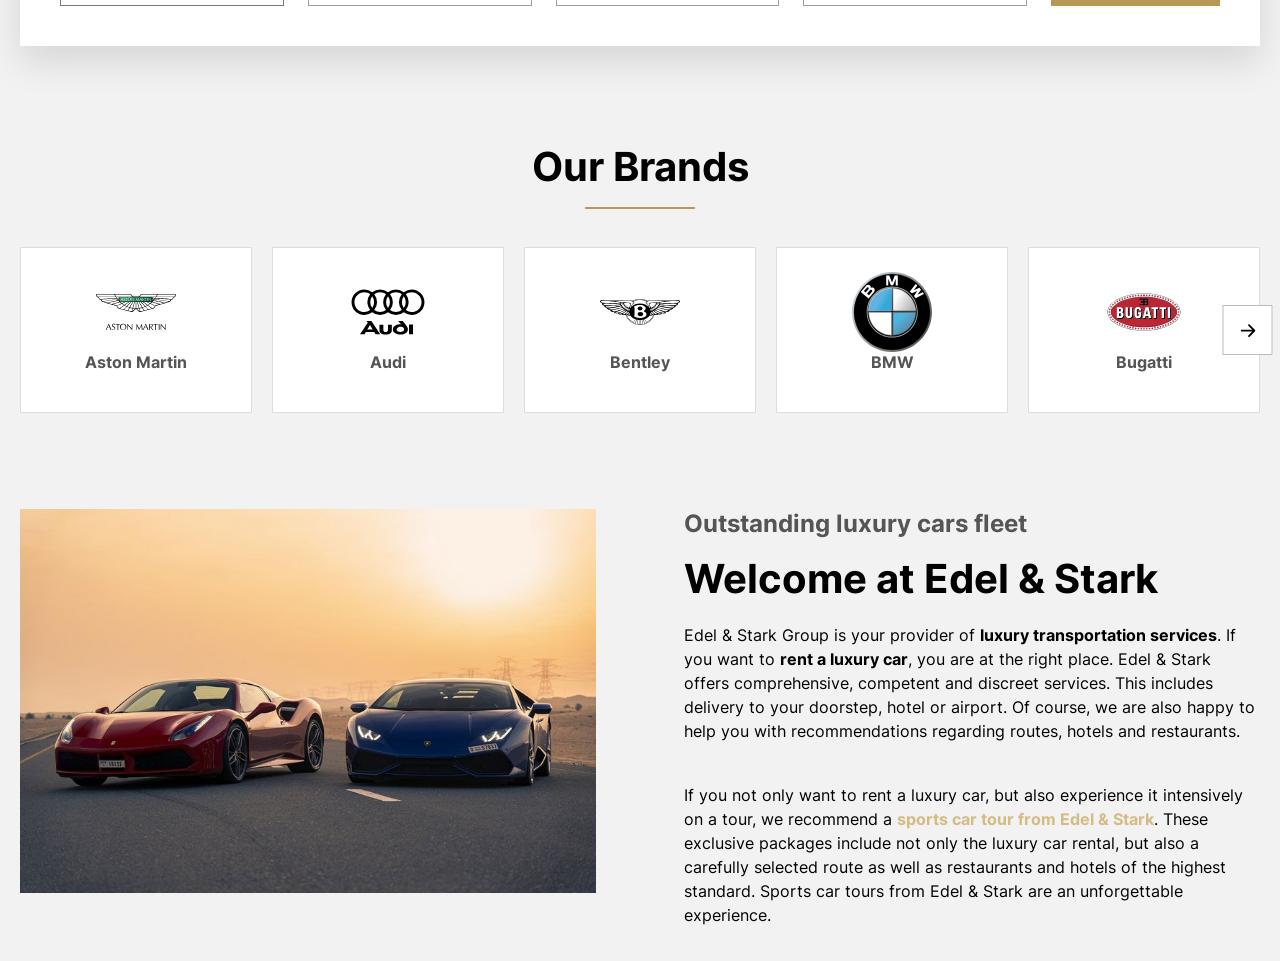 The width and height of the screenshot is (1280, 961). What do you see at coordinates (1144, 361) in the screenshot?
I see `'Bugatti'` at bounding box center [1144, 361].